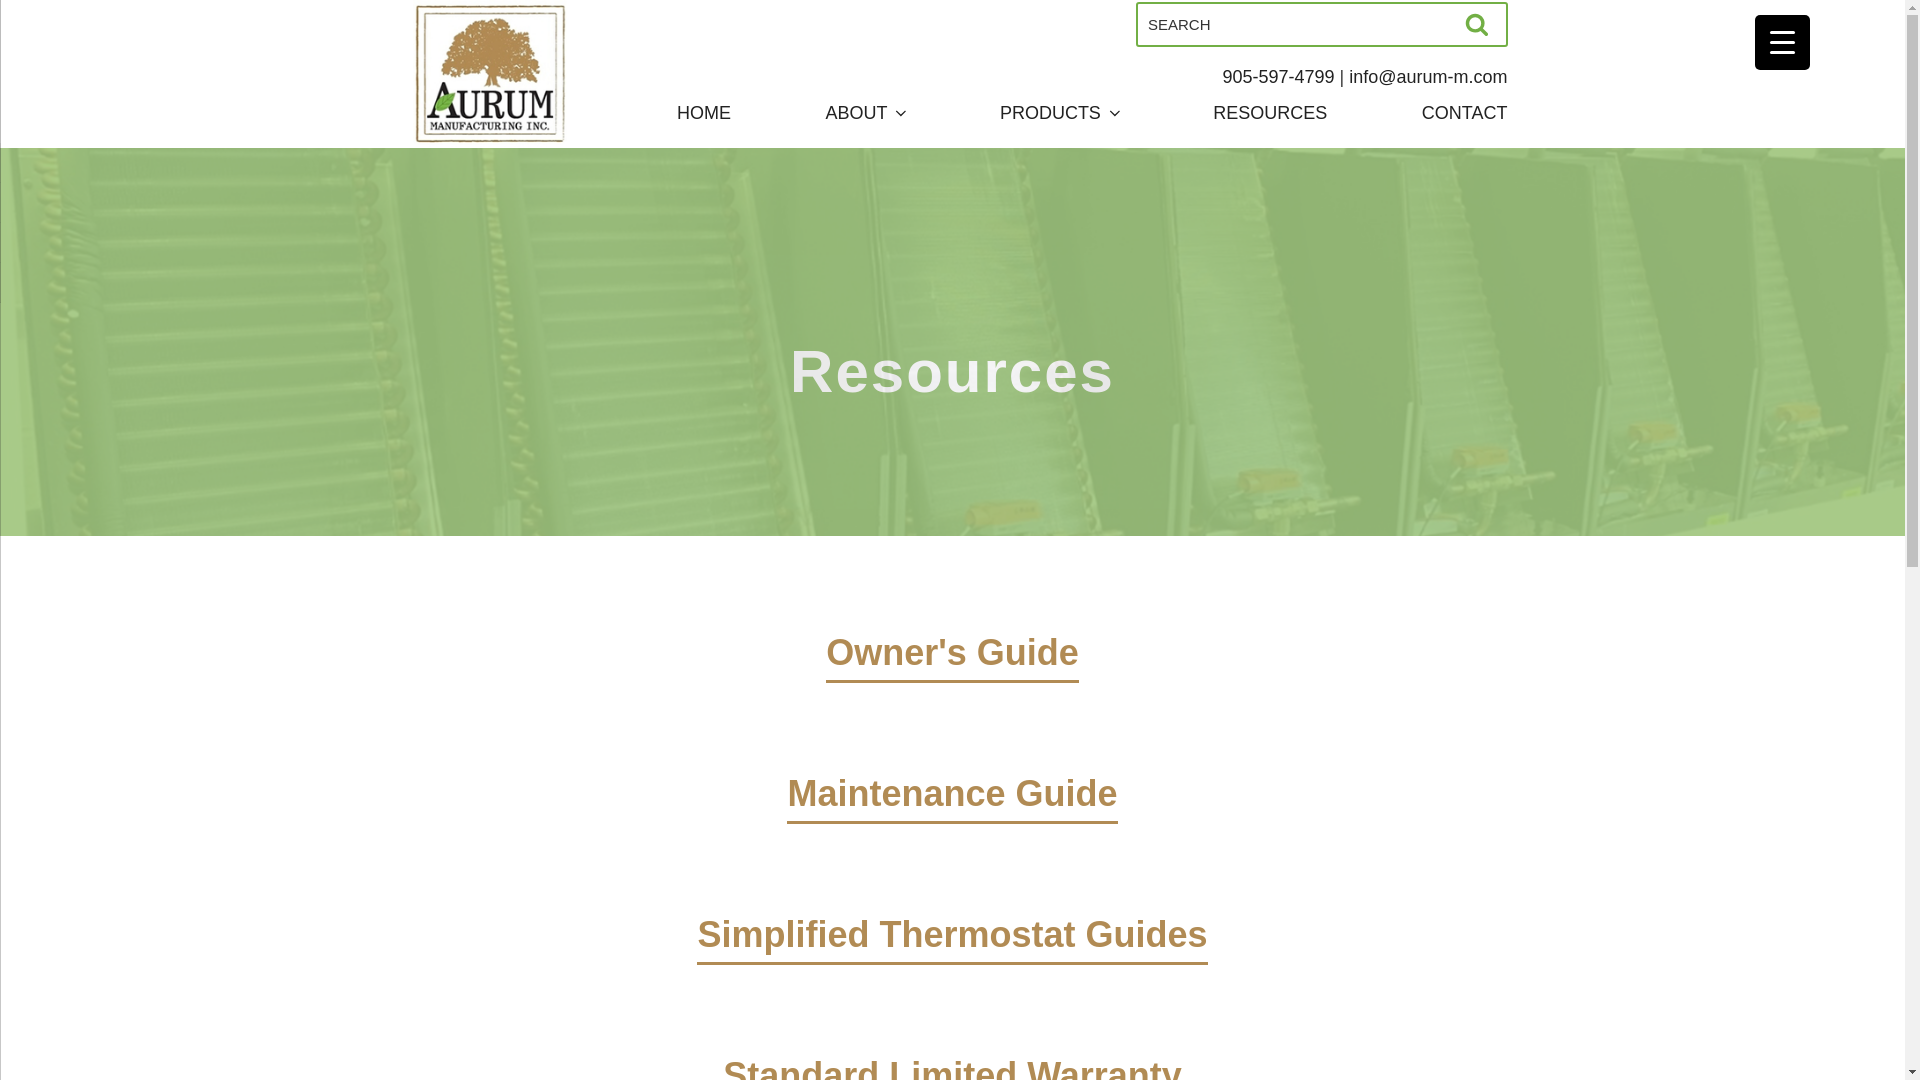 This screenshot has height=1080, width=1920. I want to click on 'Search for:', so click(1321, 24).